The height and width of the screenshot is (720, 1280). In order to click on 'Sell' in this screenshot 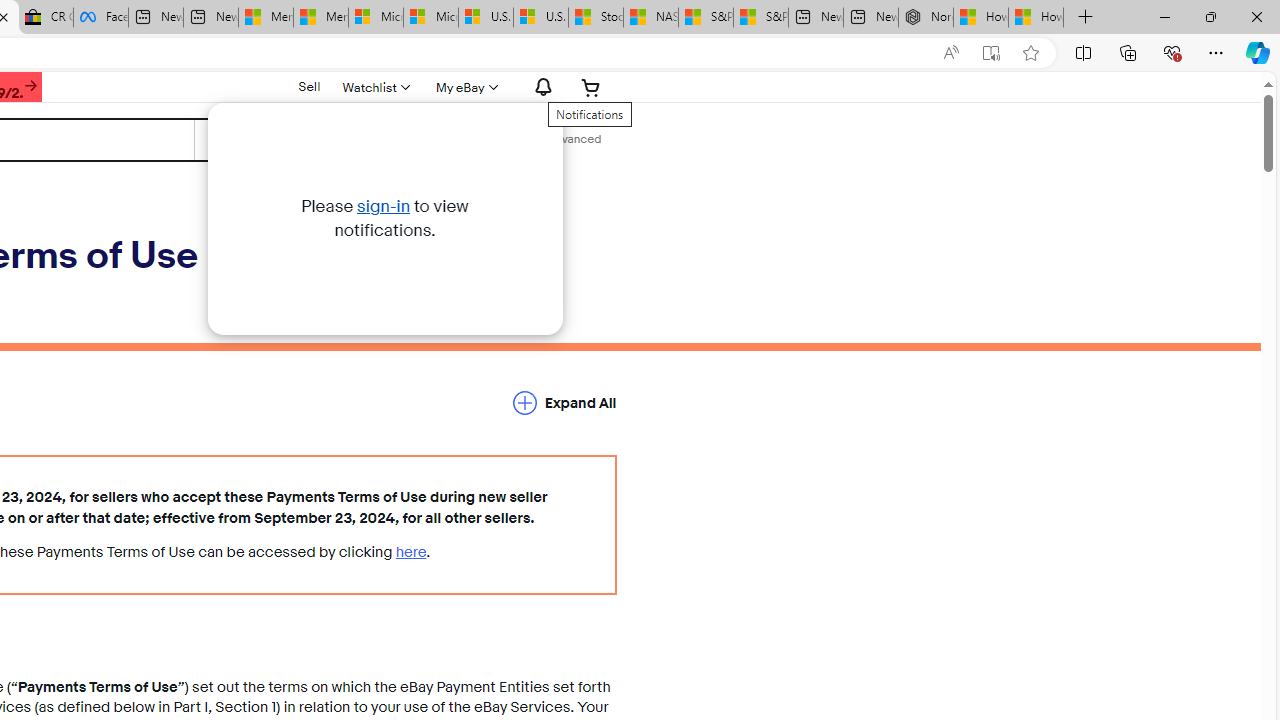, I will do `click(308, 86)`.